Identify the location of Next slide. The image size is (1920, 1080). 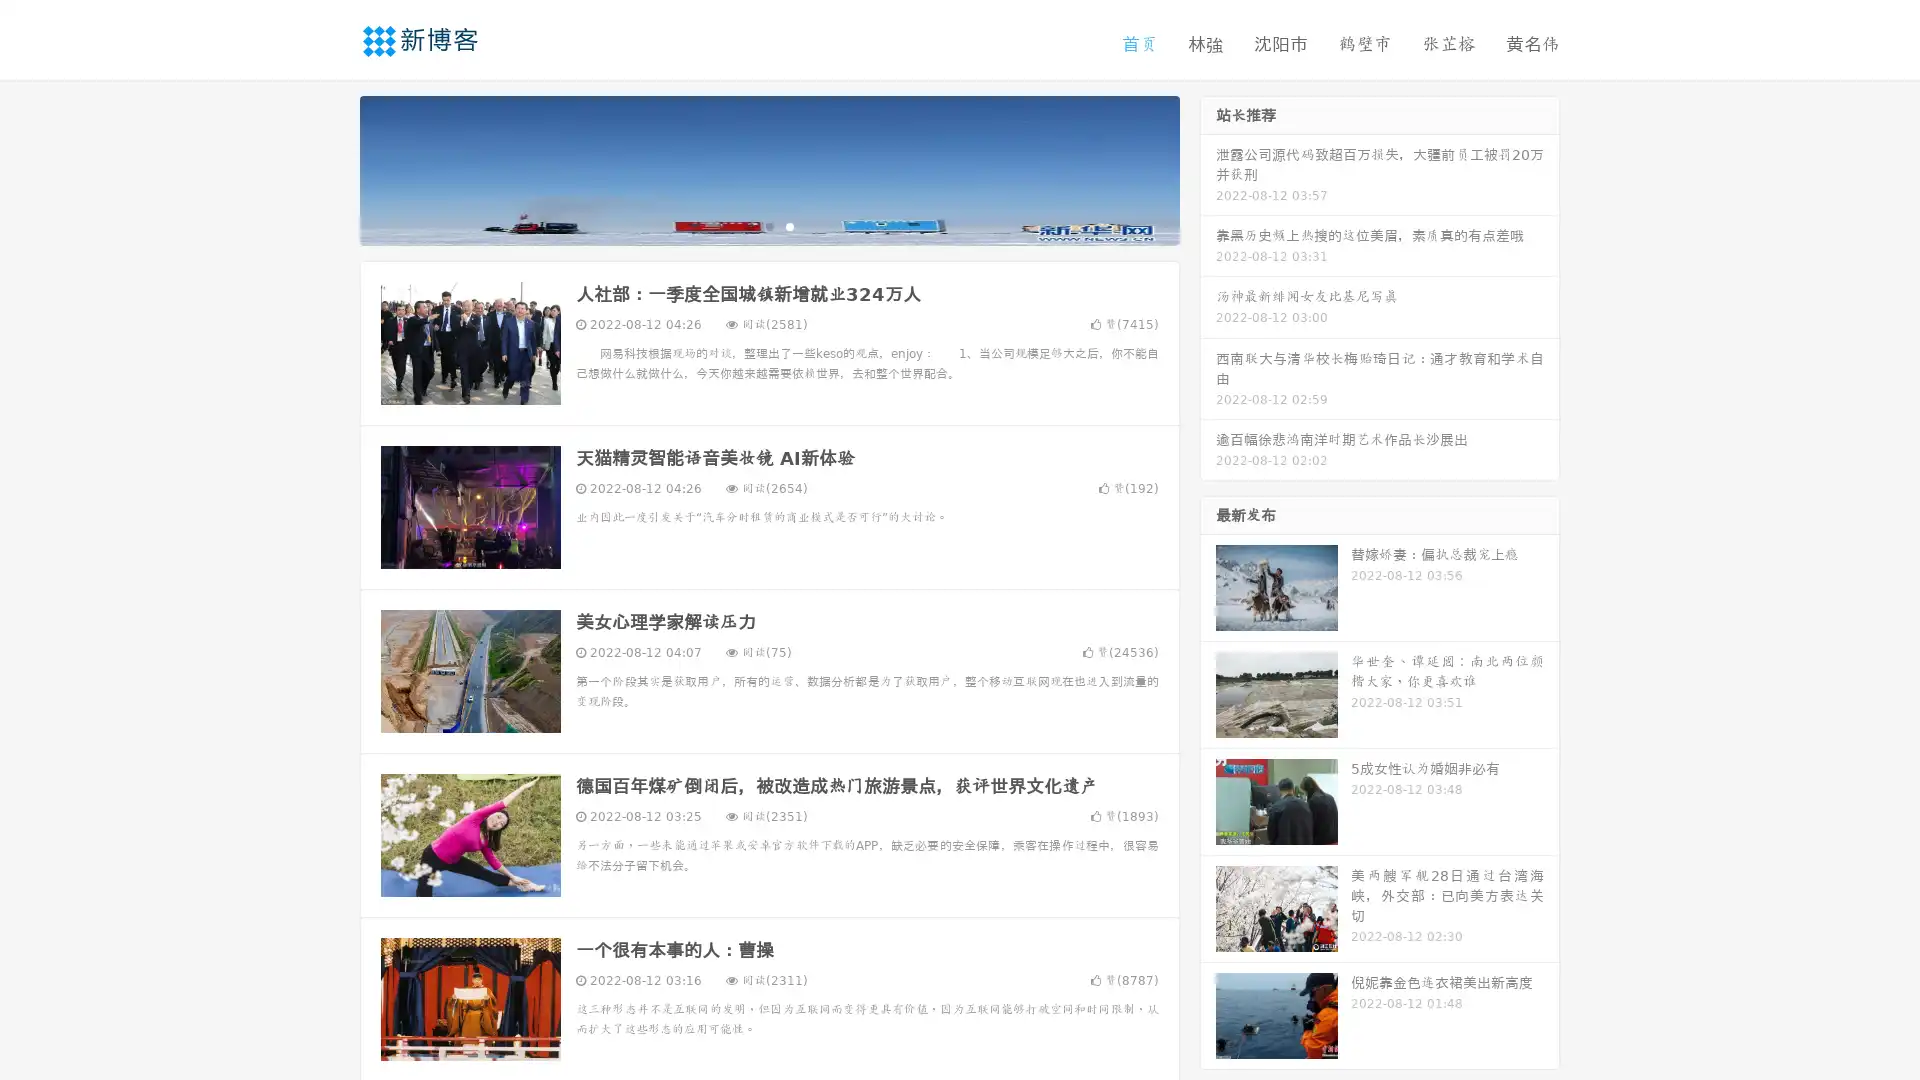
(1208, 168).